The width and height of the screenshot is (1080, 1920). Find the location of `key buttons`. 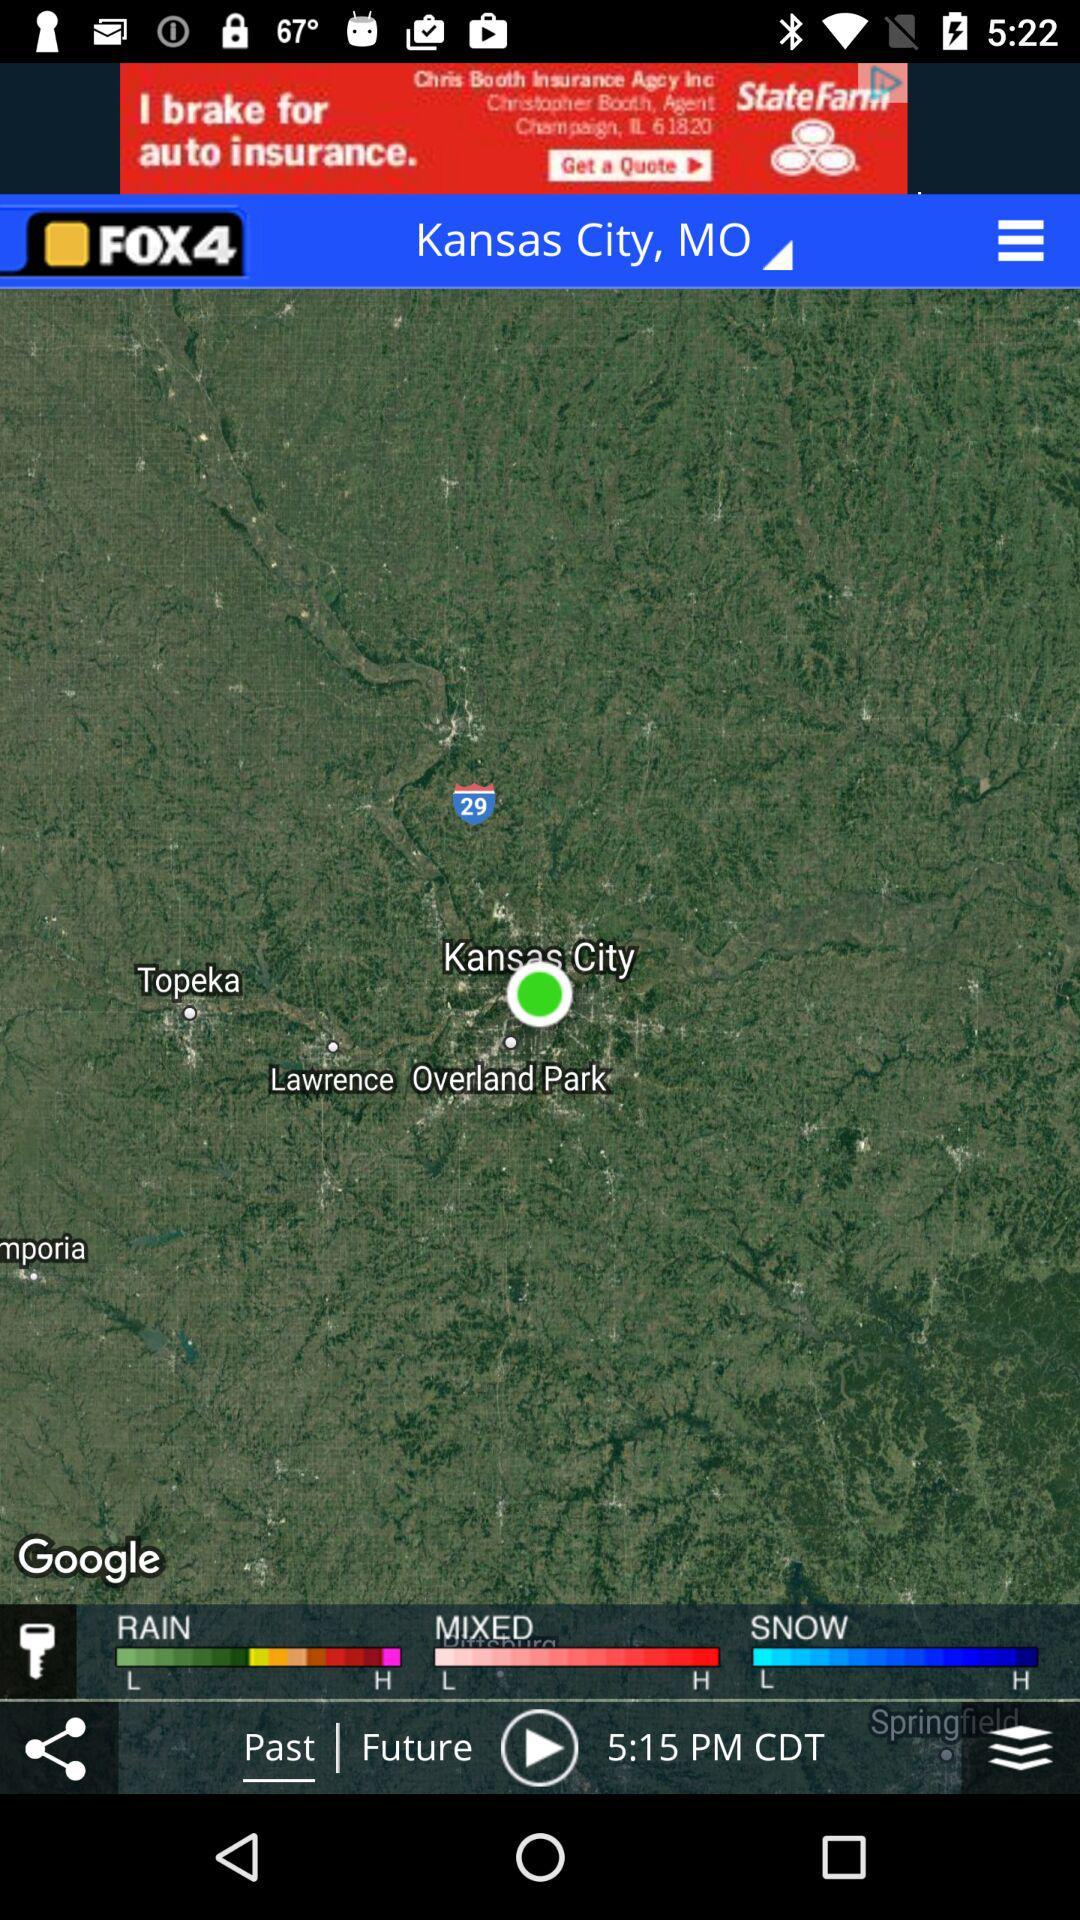

key buttons is located at coordinates (38, 1651).